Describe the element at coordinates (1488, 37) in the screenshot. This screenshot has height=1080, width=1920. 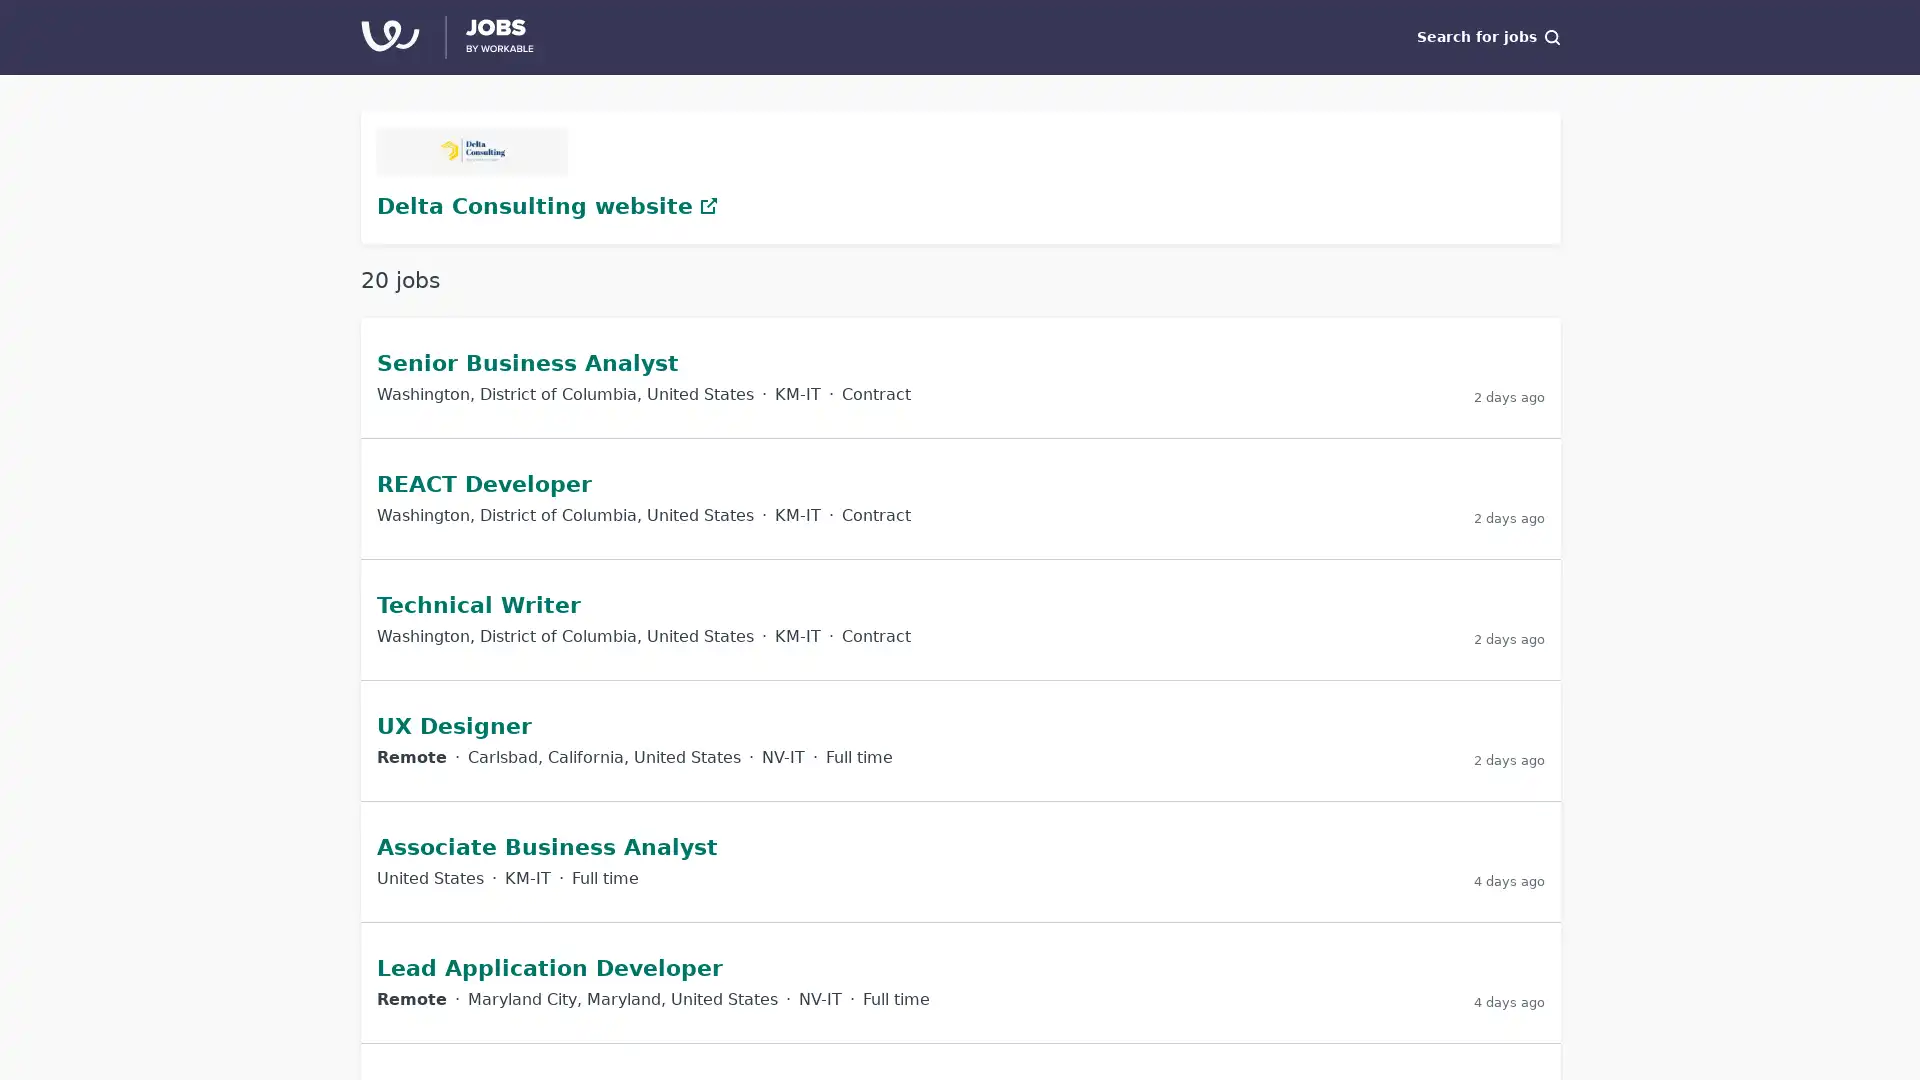
I see `Search for jobs` at that location.